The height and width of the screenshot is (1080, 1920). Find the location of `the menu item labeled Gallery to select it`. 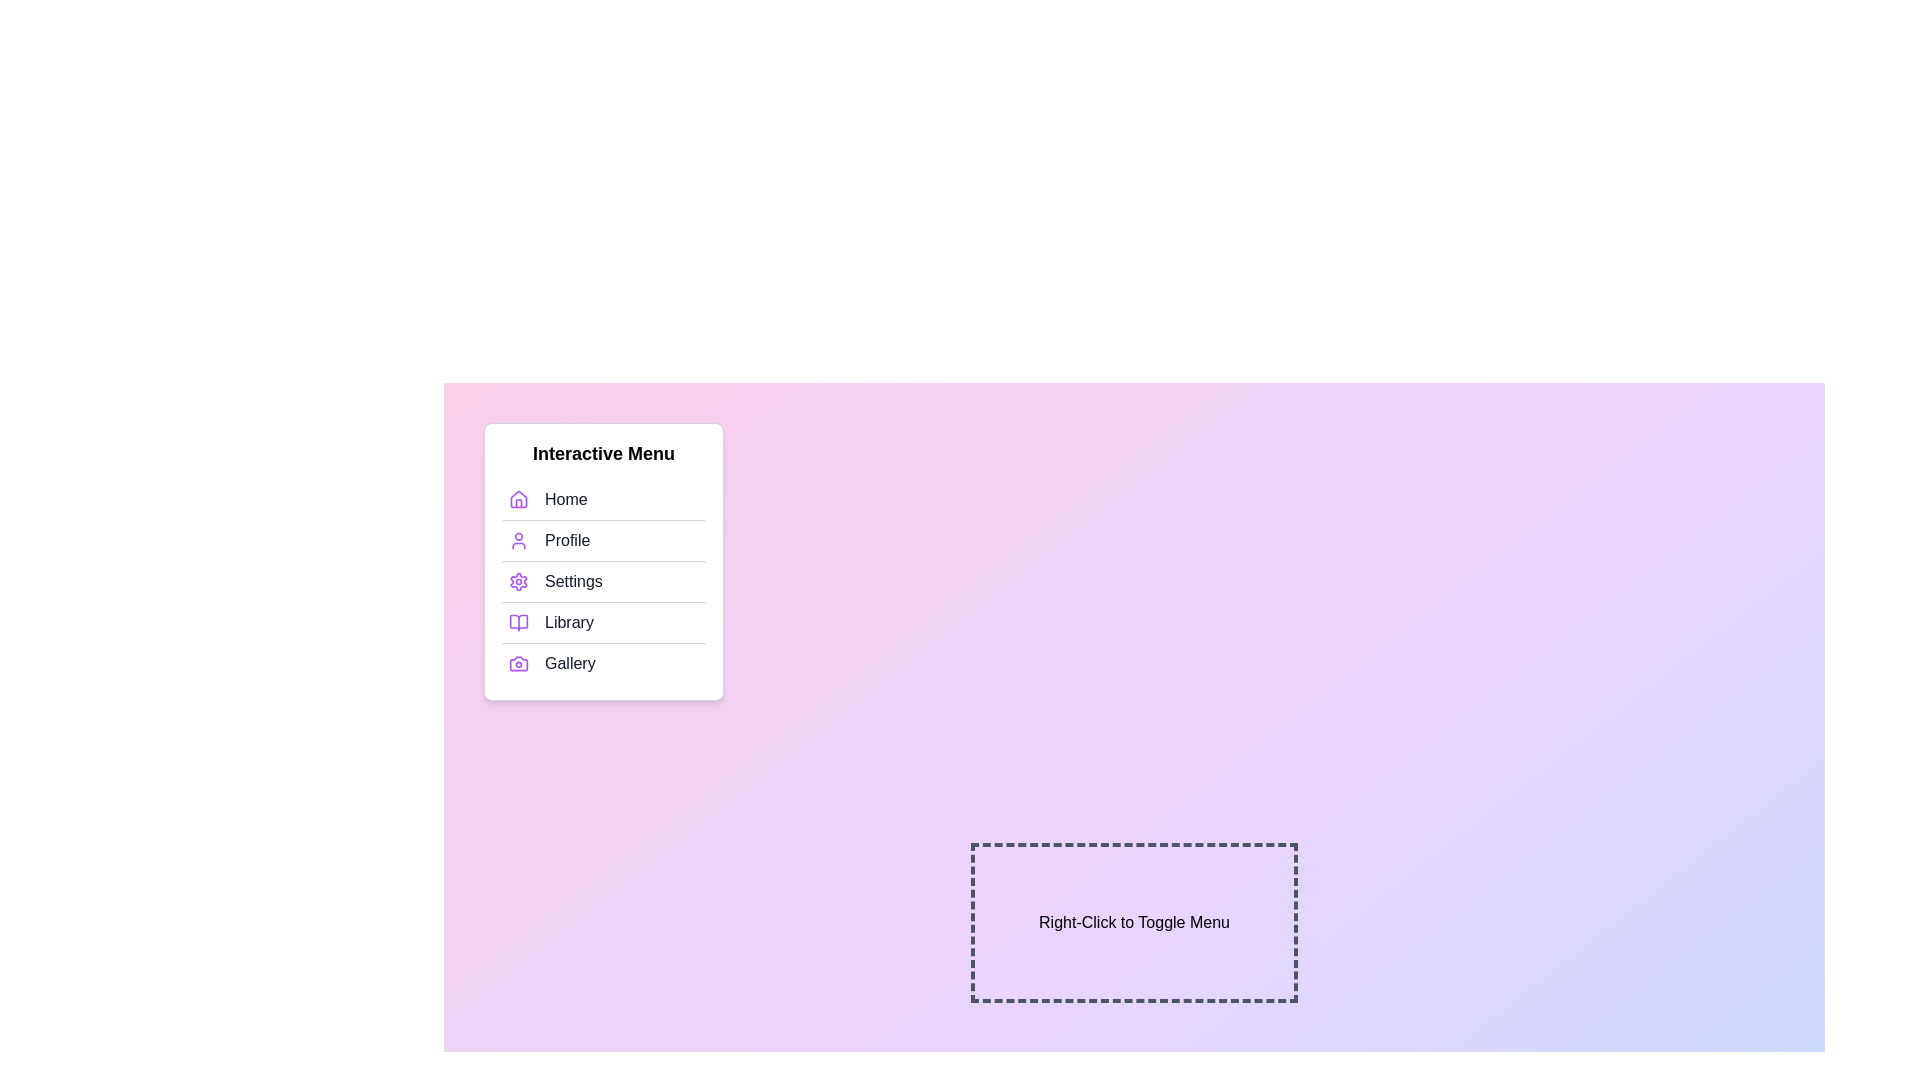

the menu item labeled Gallery to select it is located at coordinates (603, 663).